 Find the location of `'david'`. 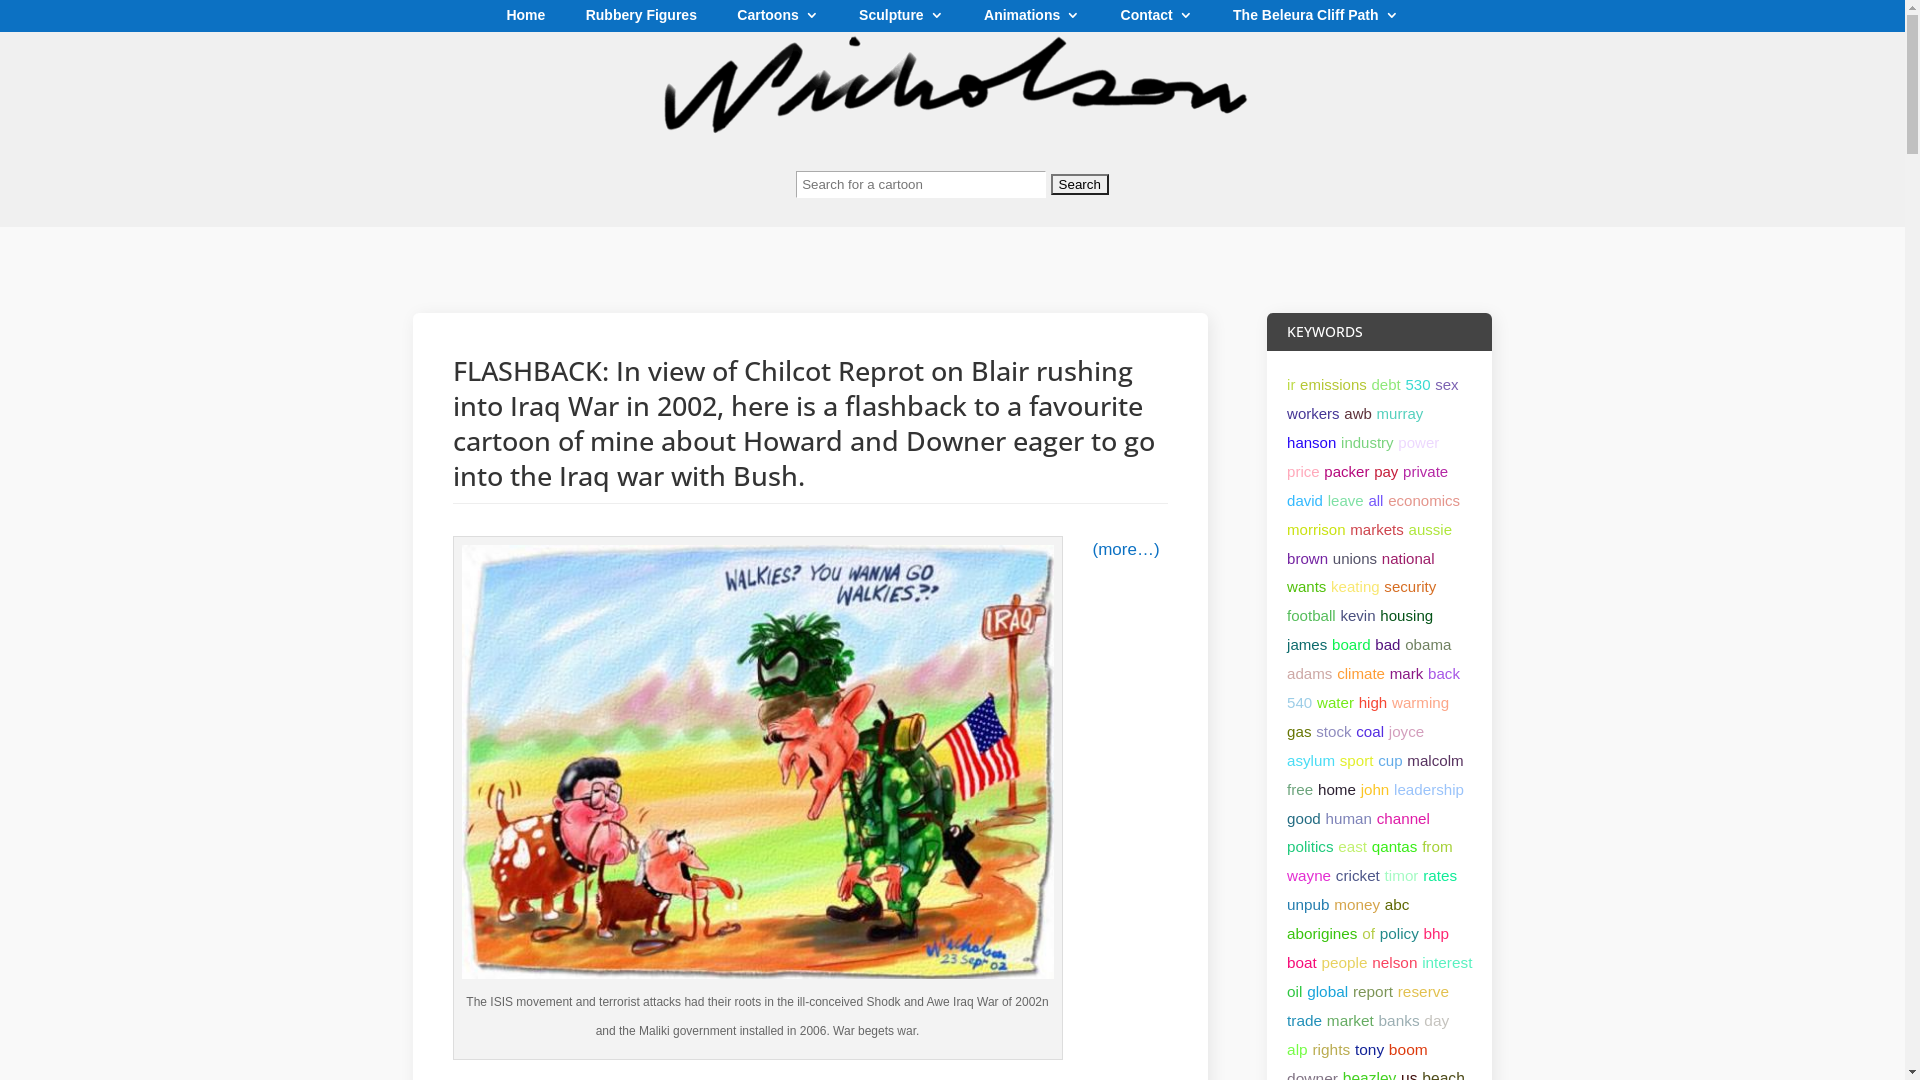

'david' is located at coordinates (1305, 499).